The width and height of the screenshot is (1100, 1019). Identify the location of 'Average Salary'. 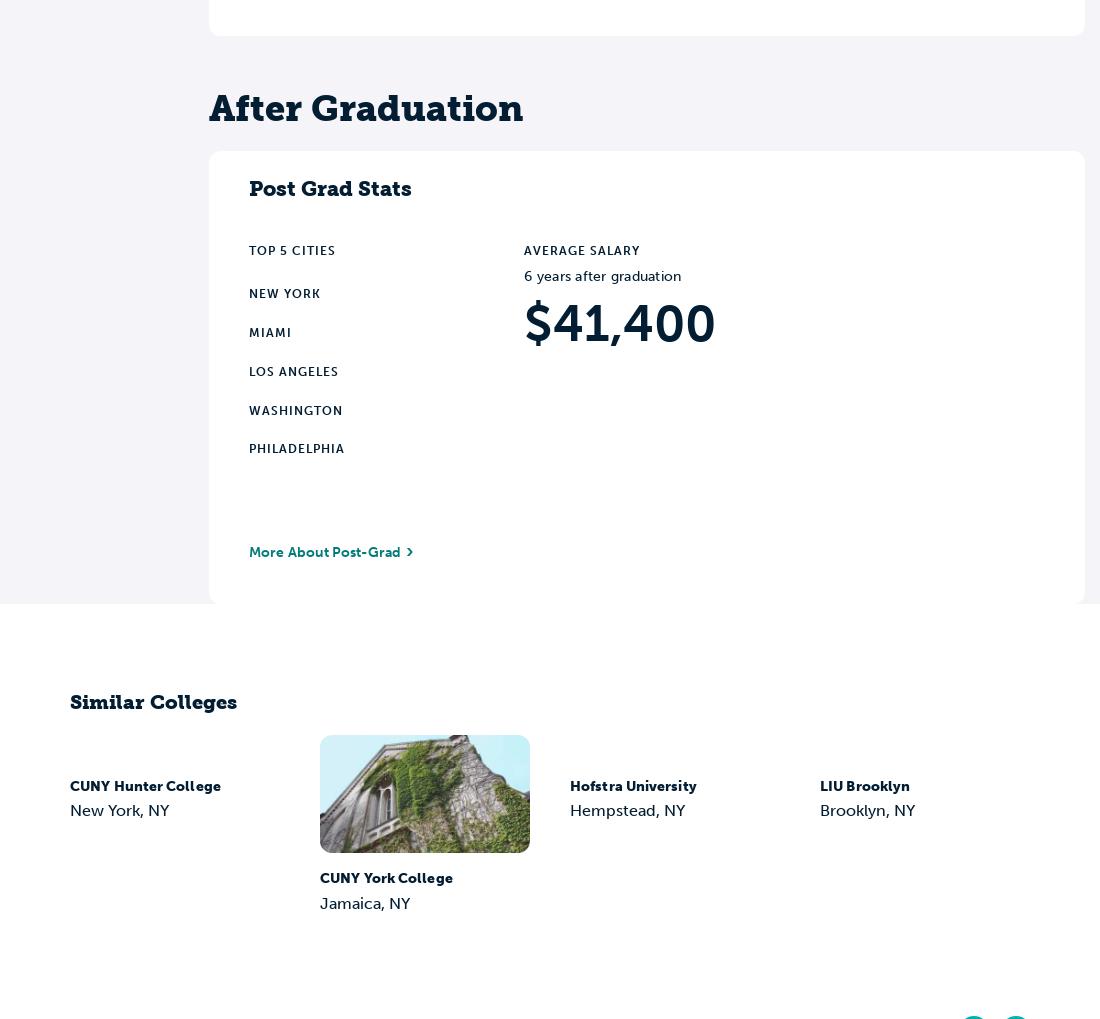
(581, 250).